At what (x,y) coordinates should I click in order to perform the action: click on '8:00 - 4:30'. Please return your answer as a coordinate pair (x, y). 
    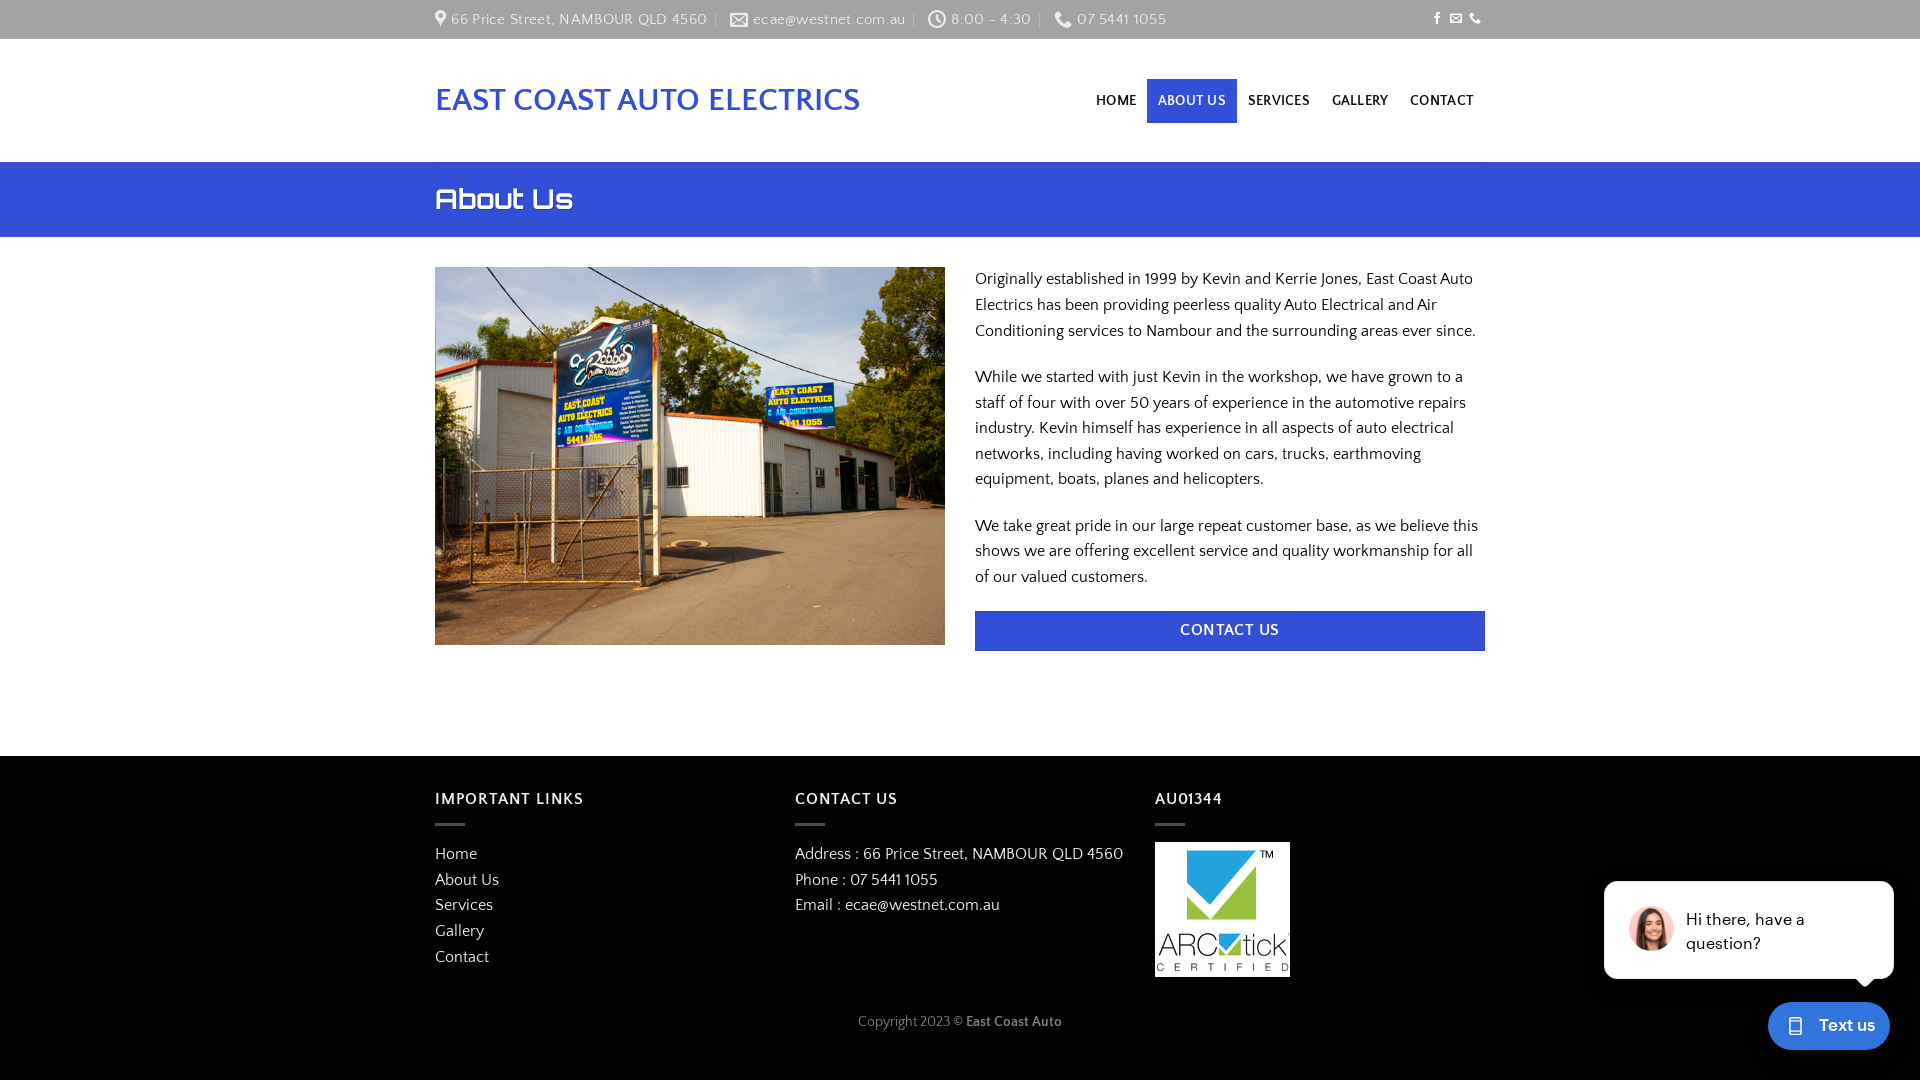
    Looking at the image, I should click on (926, 19).